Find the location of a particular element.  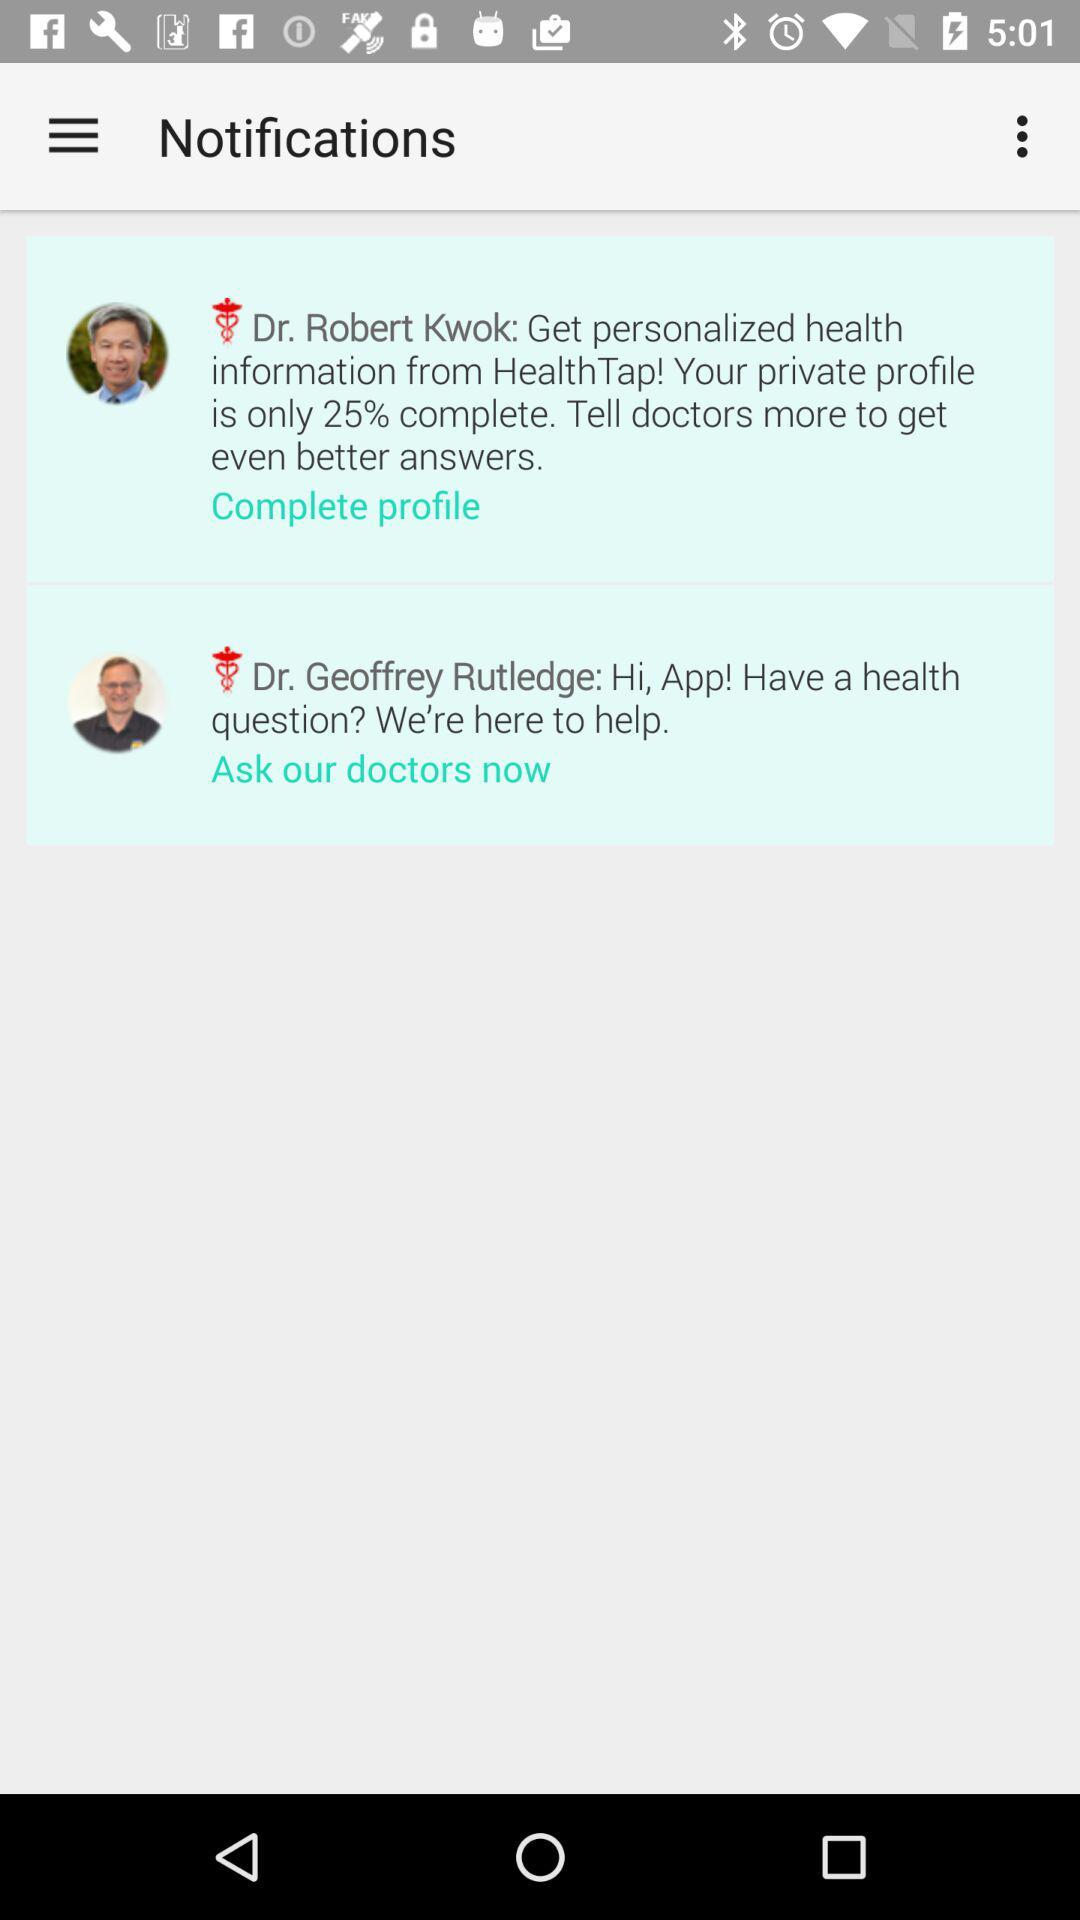

item next to notifications item is located at coordinates (72, 135).